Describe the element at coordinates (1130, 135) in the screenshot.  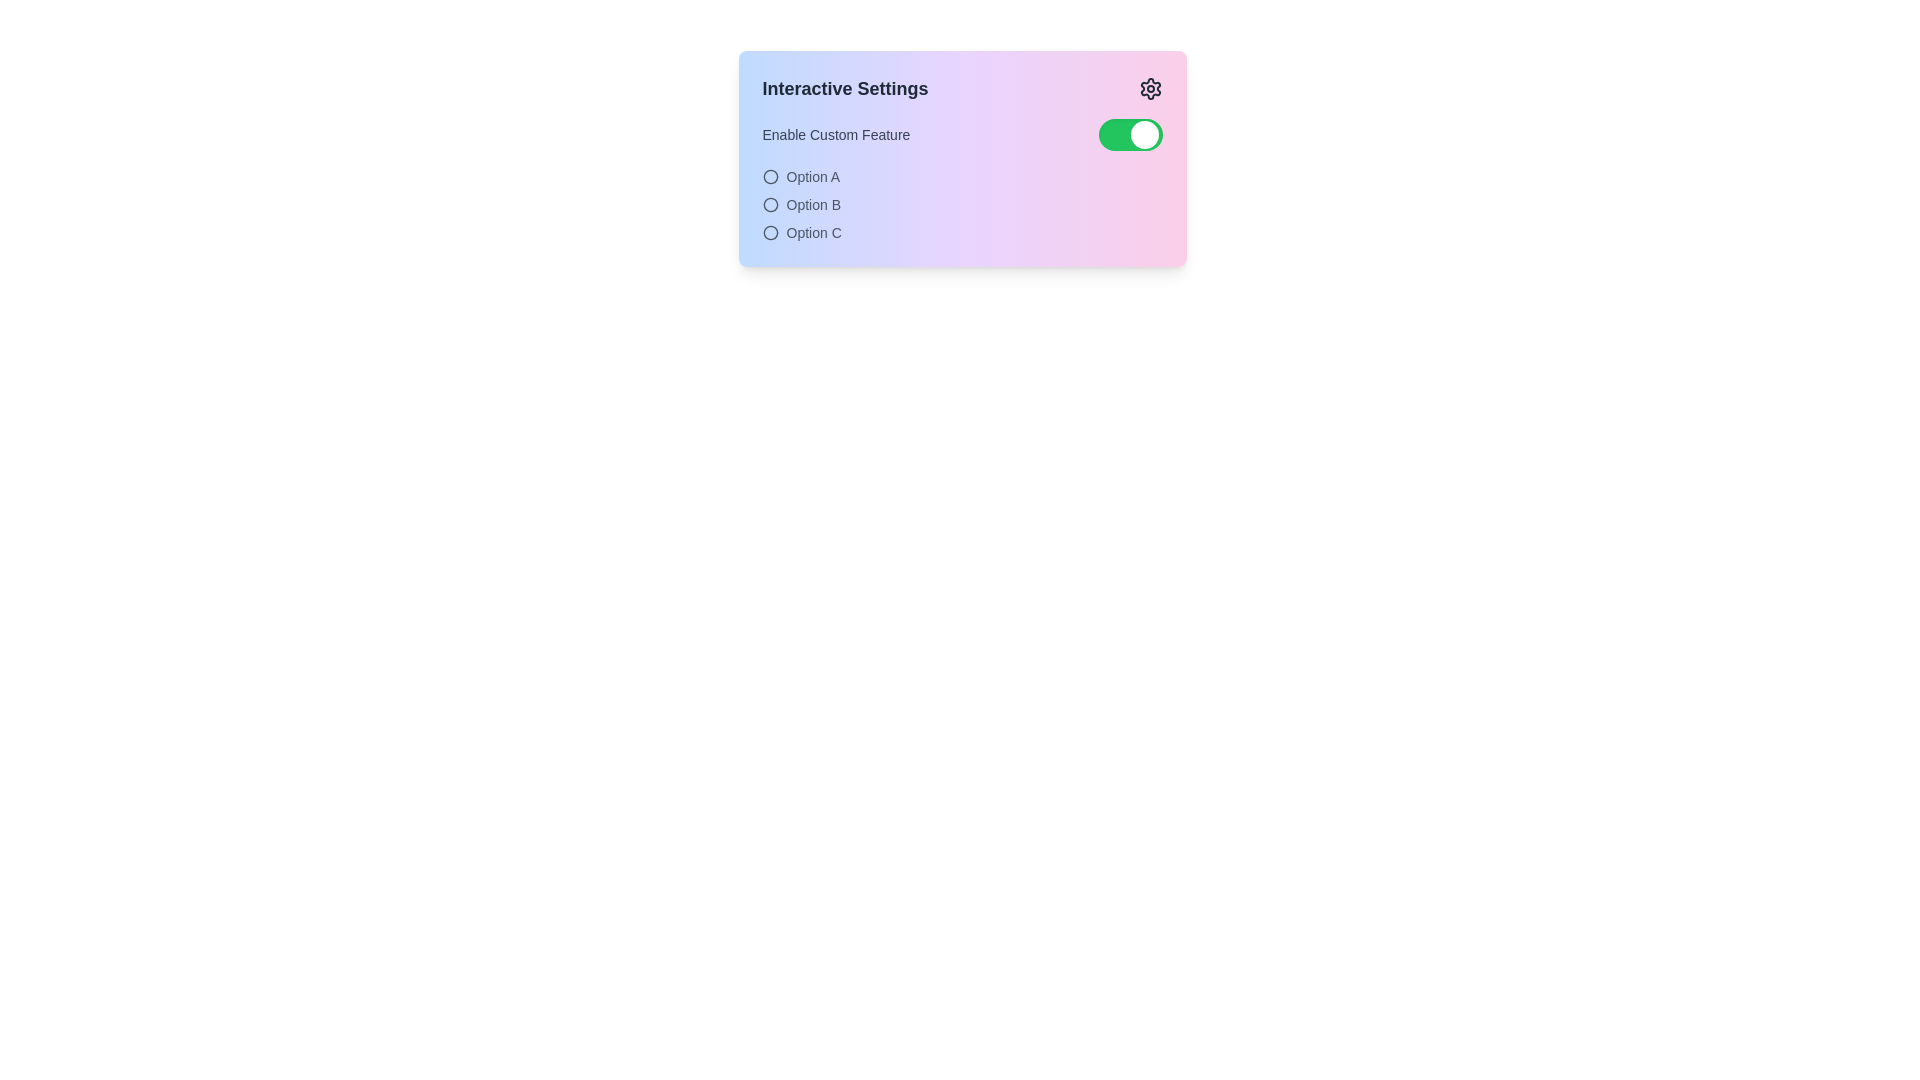
I see `the toggle switch located to the right of the 'Enable Custom Feature' label in the 'Interactive Settings' section` at that location.